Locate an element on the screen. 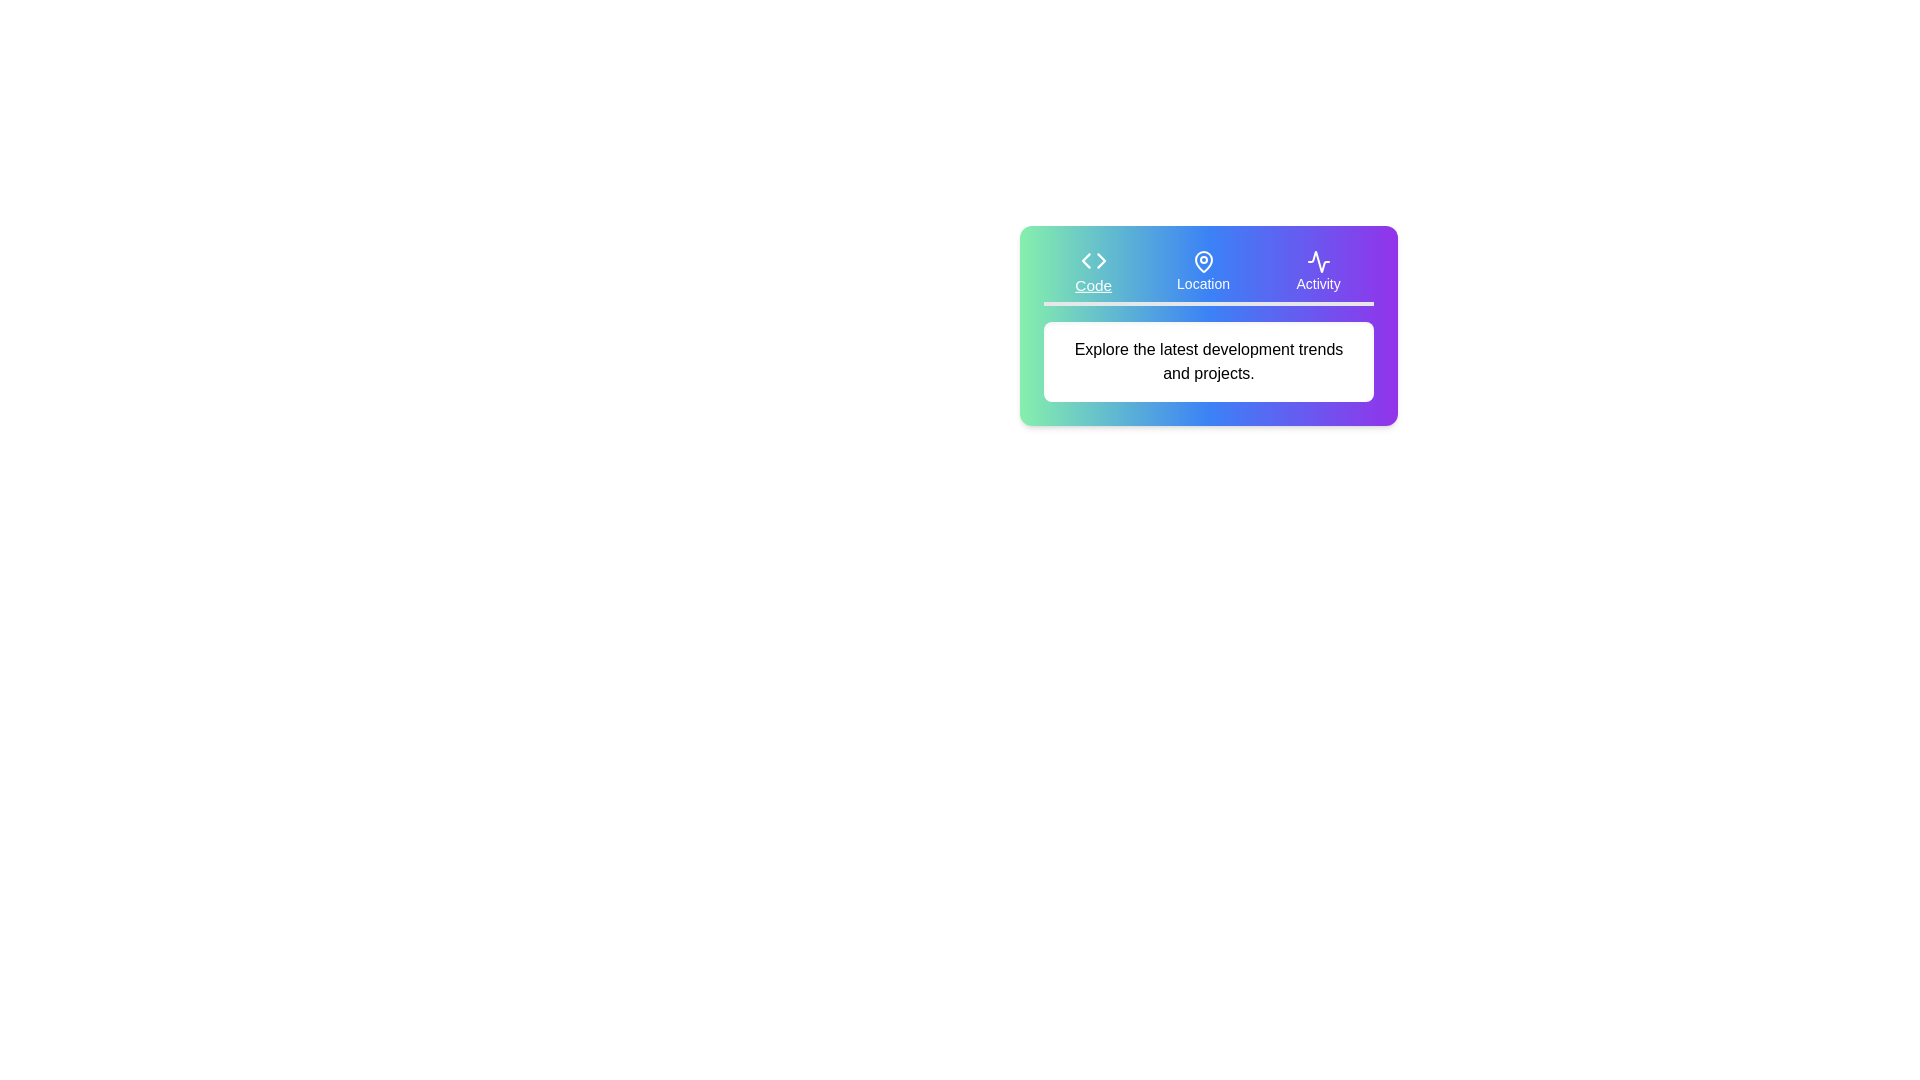  the tab button labeled Activity to observe its hover effect is located at coordinates (1318, 272).